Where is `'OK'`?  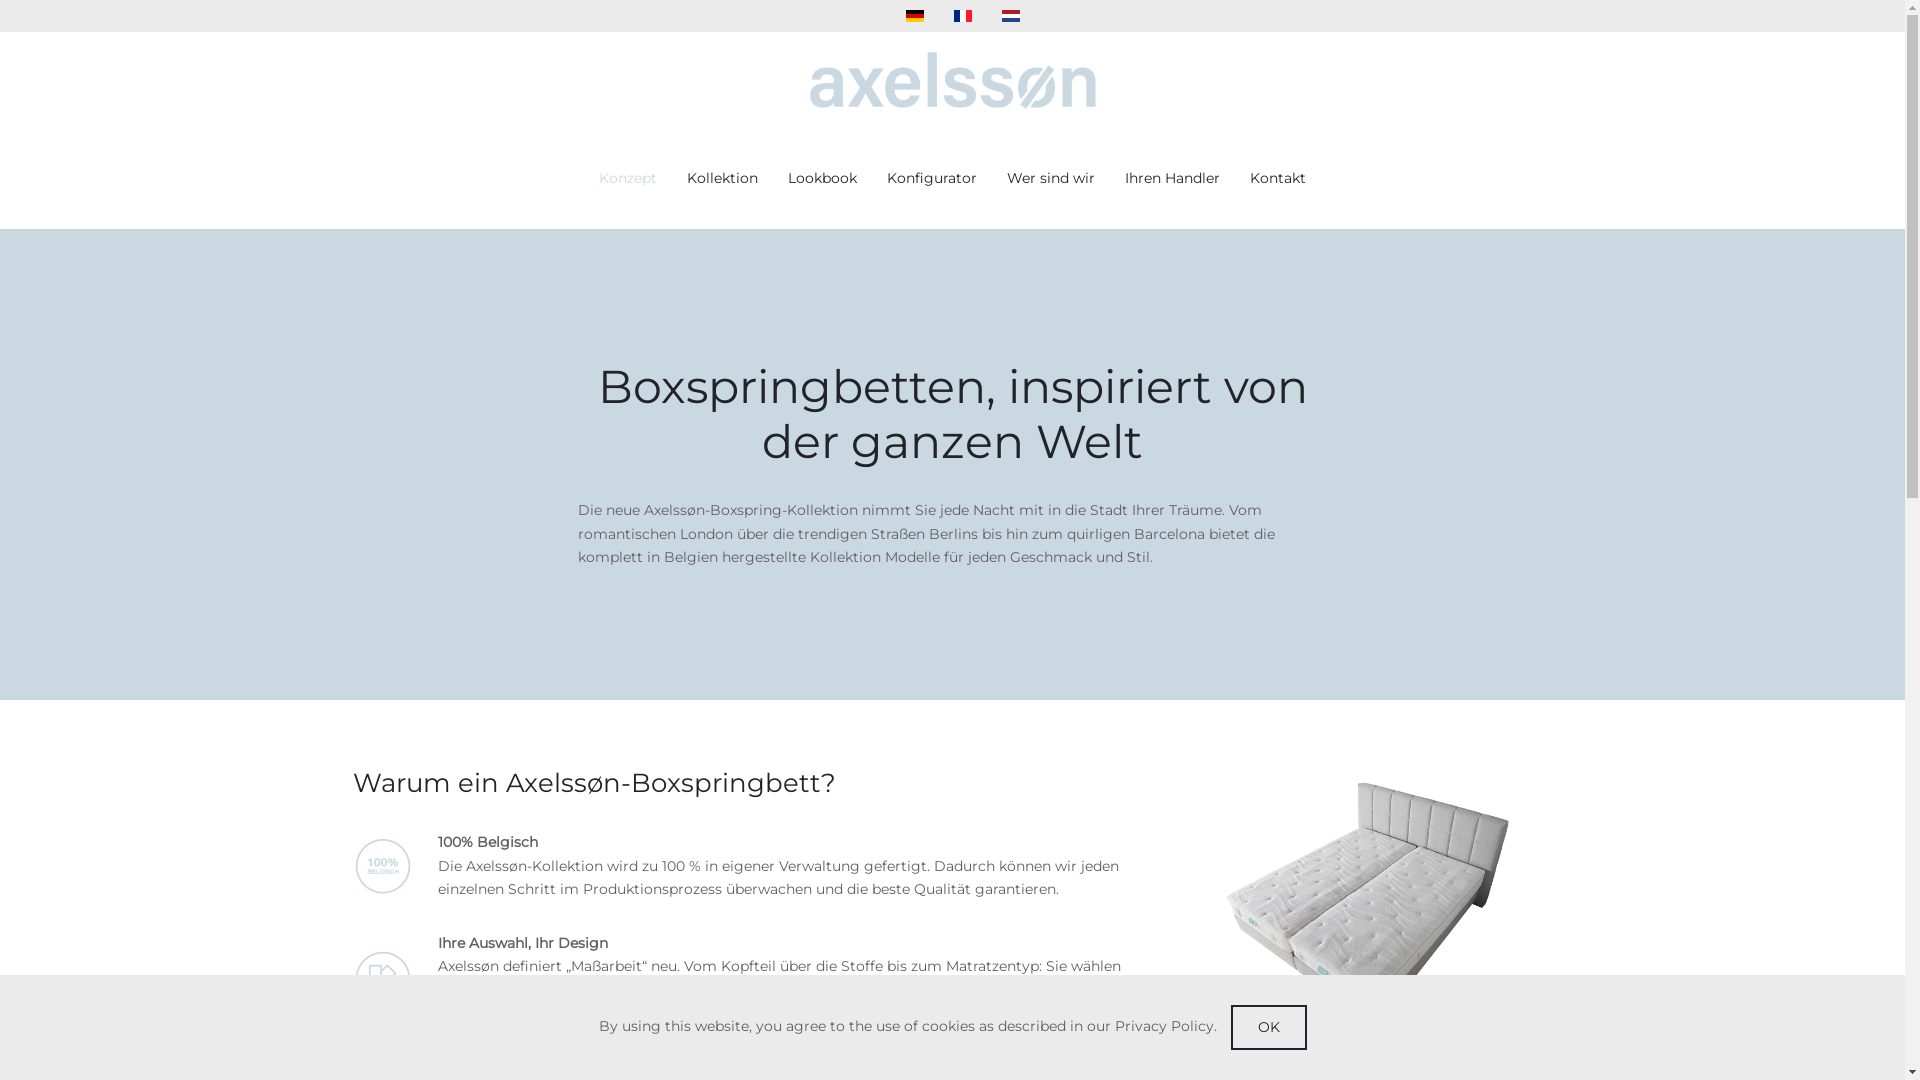
'OK' is located at coordinates (1266, 1027).